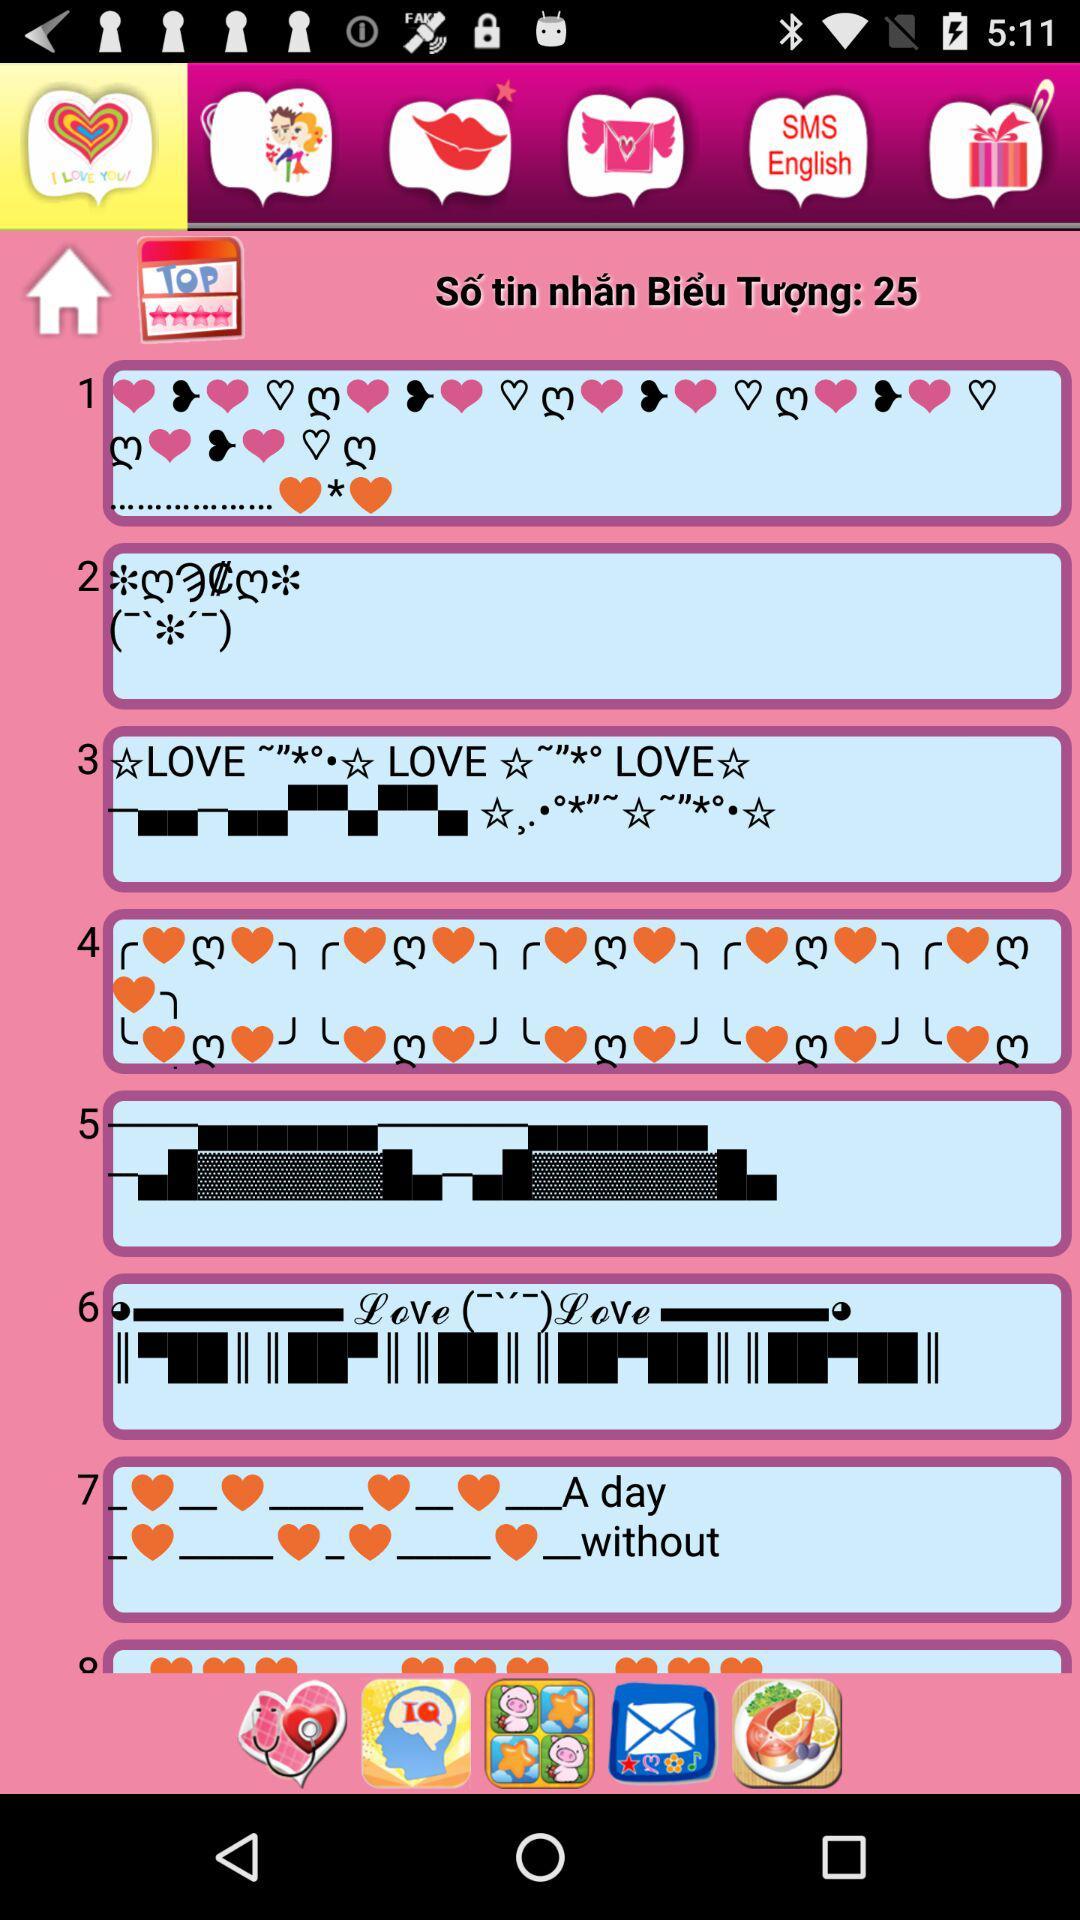 This screenshot has height=1920, width=1080. What do you see at coordinates (586, 1356) in the screenshot?
I see `item to the right of 6 item` at bounding box center [586, 1356].